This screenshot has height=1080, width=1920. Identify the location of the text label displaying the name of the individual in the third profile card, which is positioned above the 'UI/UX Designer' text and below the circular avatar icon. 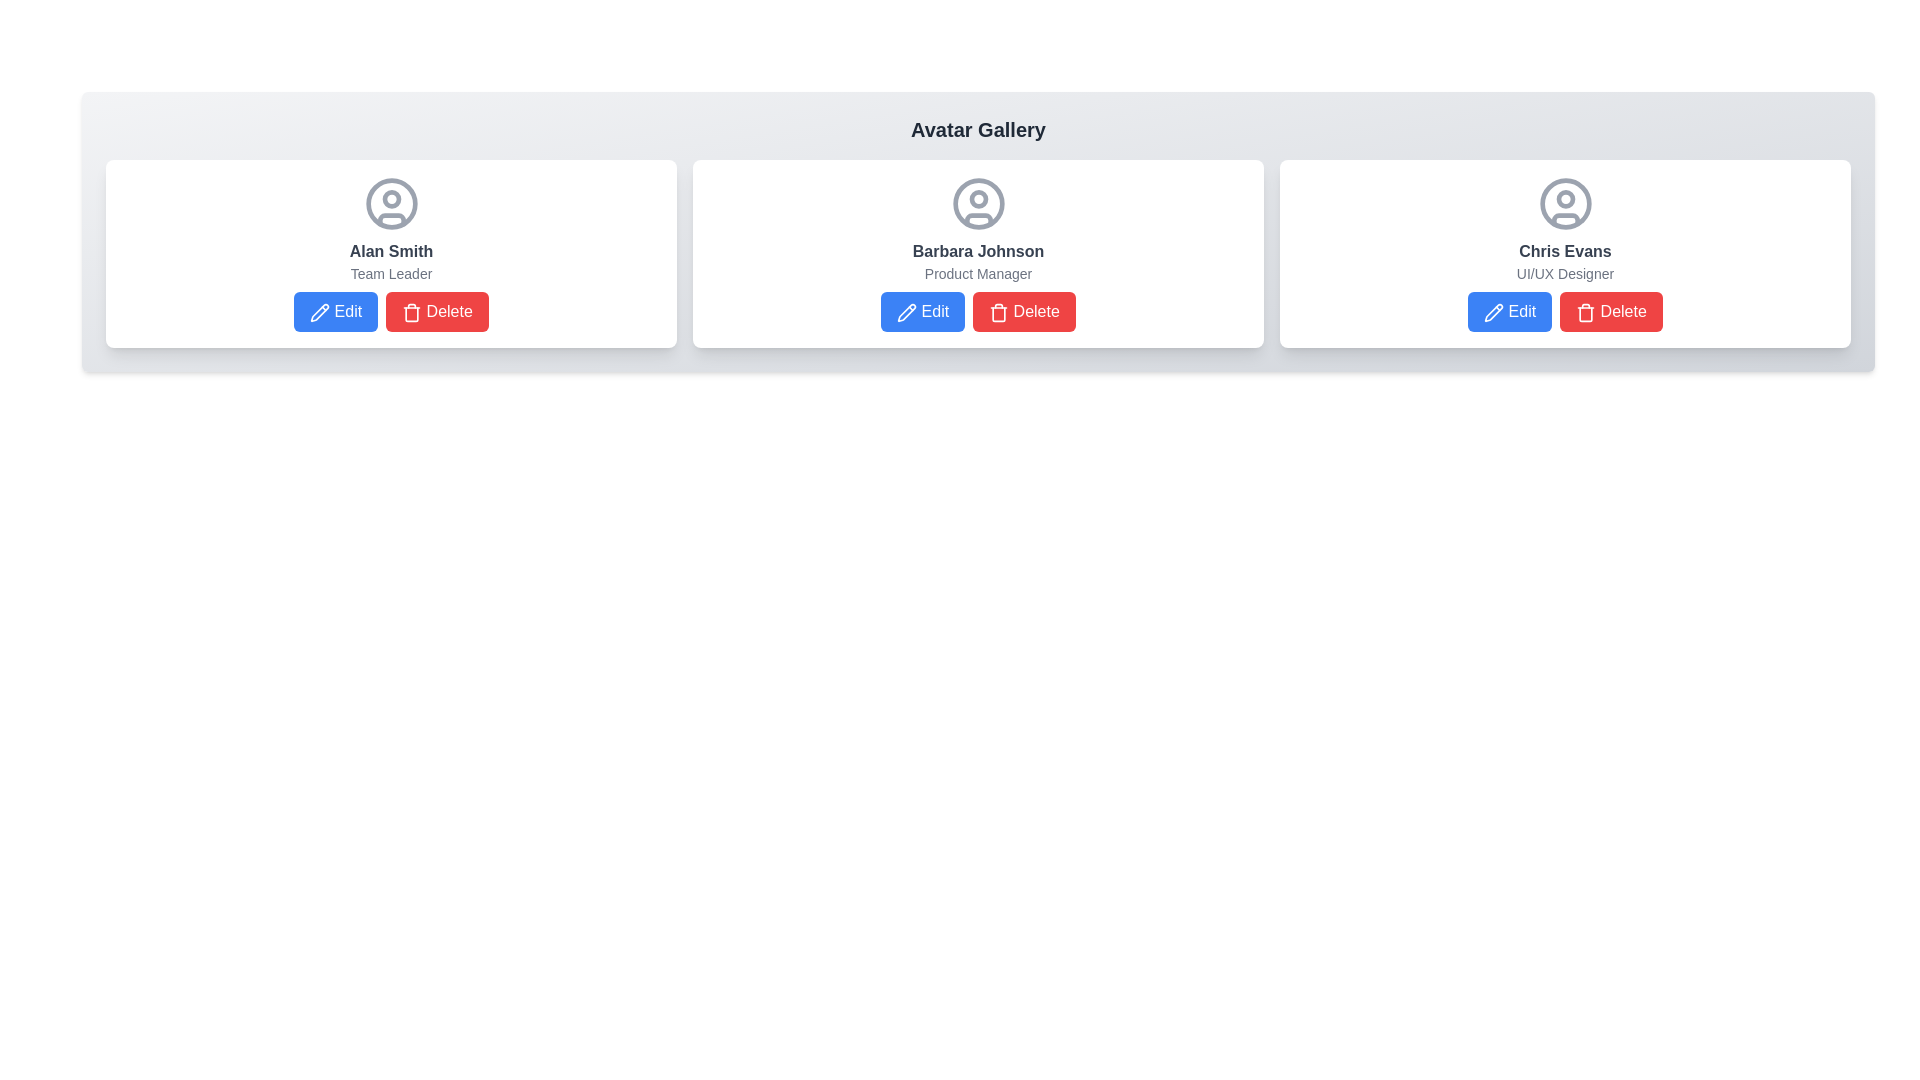
(1564, 250).